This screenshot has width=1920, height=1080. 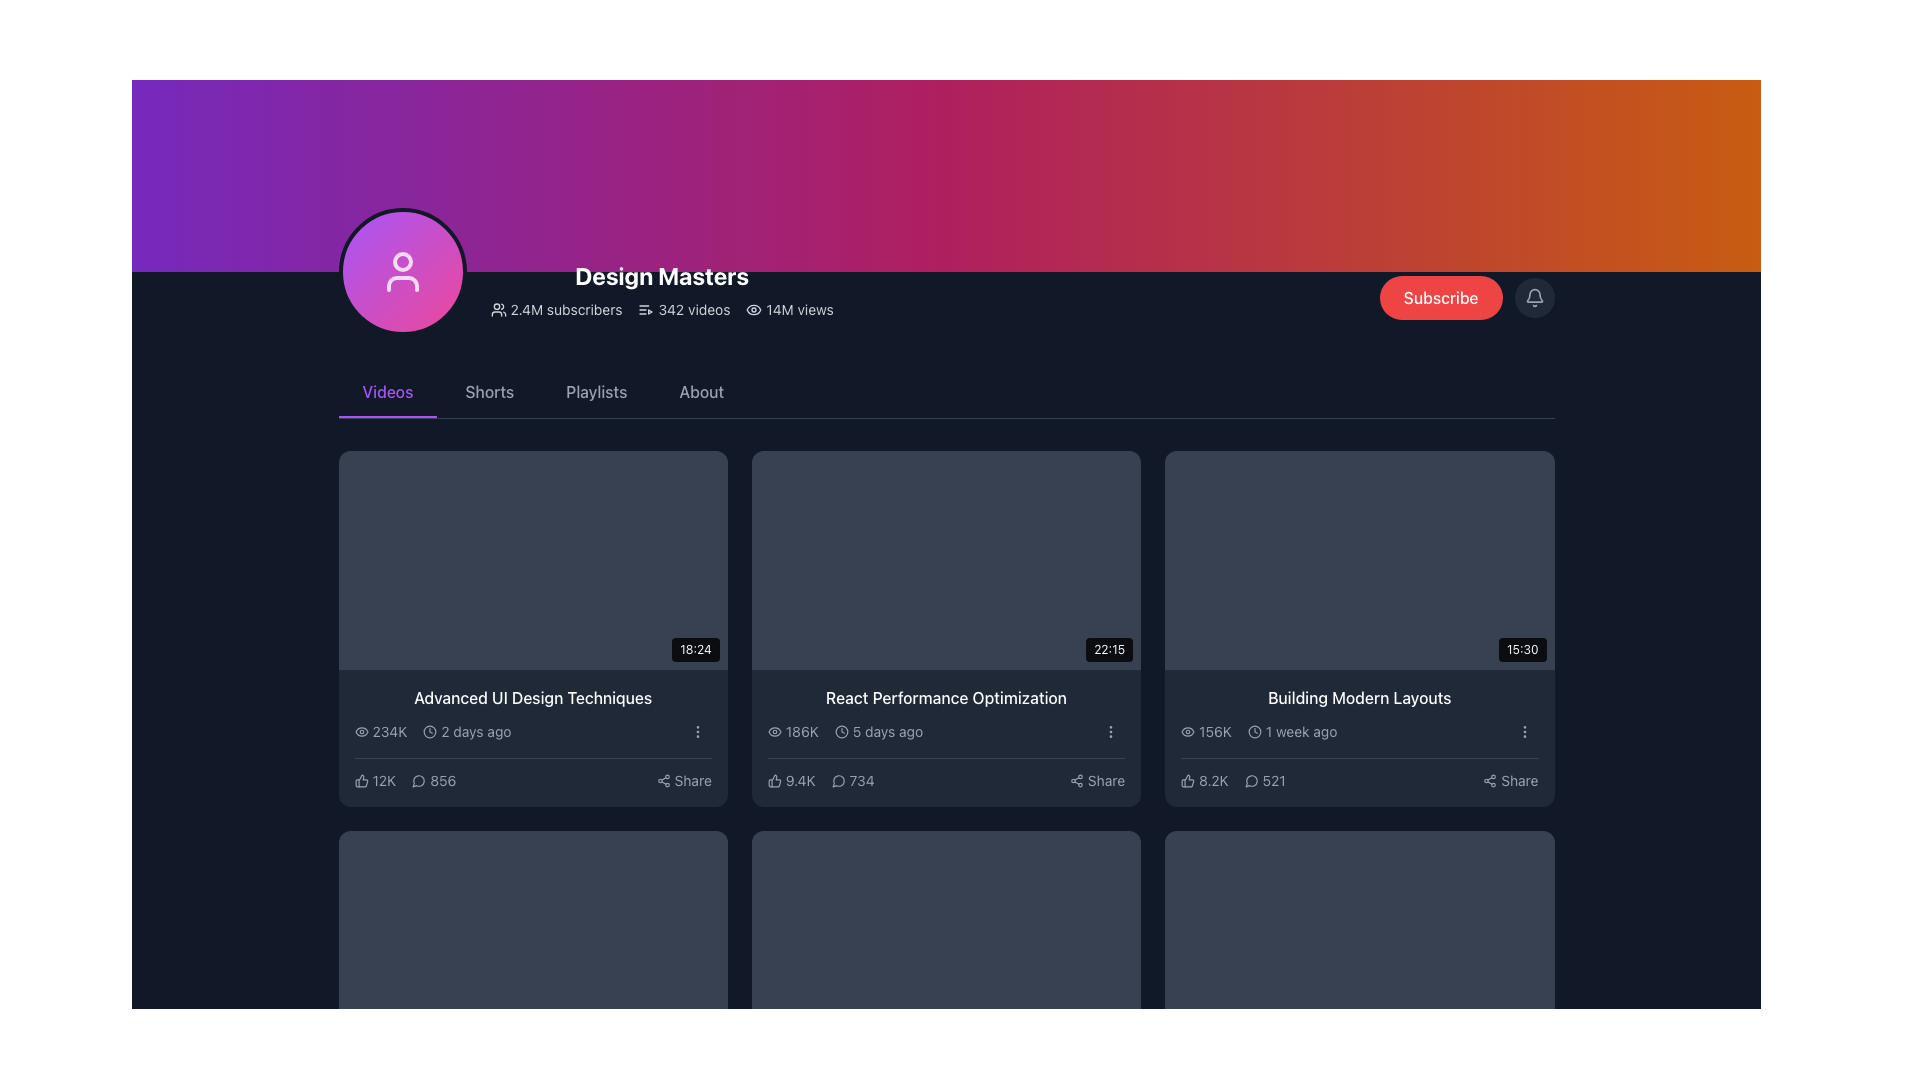 I want to click on the static text label displaying '186K' adjacent to an eye icon, indicating the count of views, located in the metadata section under the video thumbnail for 'React Performance Optimization', so click(x=792, y=732).